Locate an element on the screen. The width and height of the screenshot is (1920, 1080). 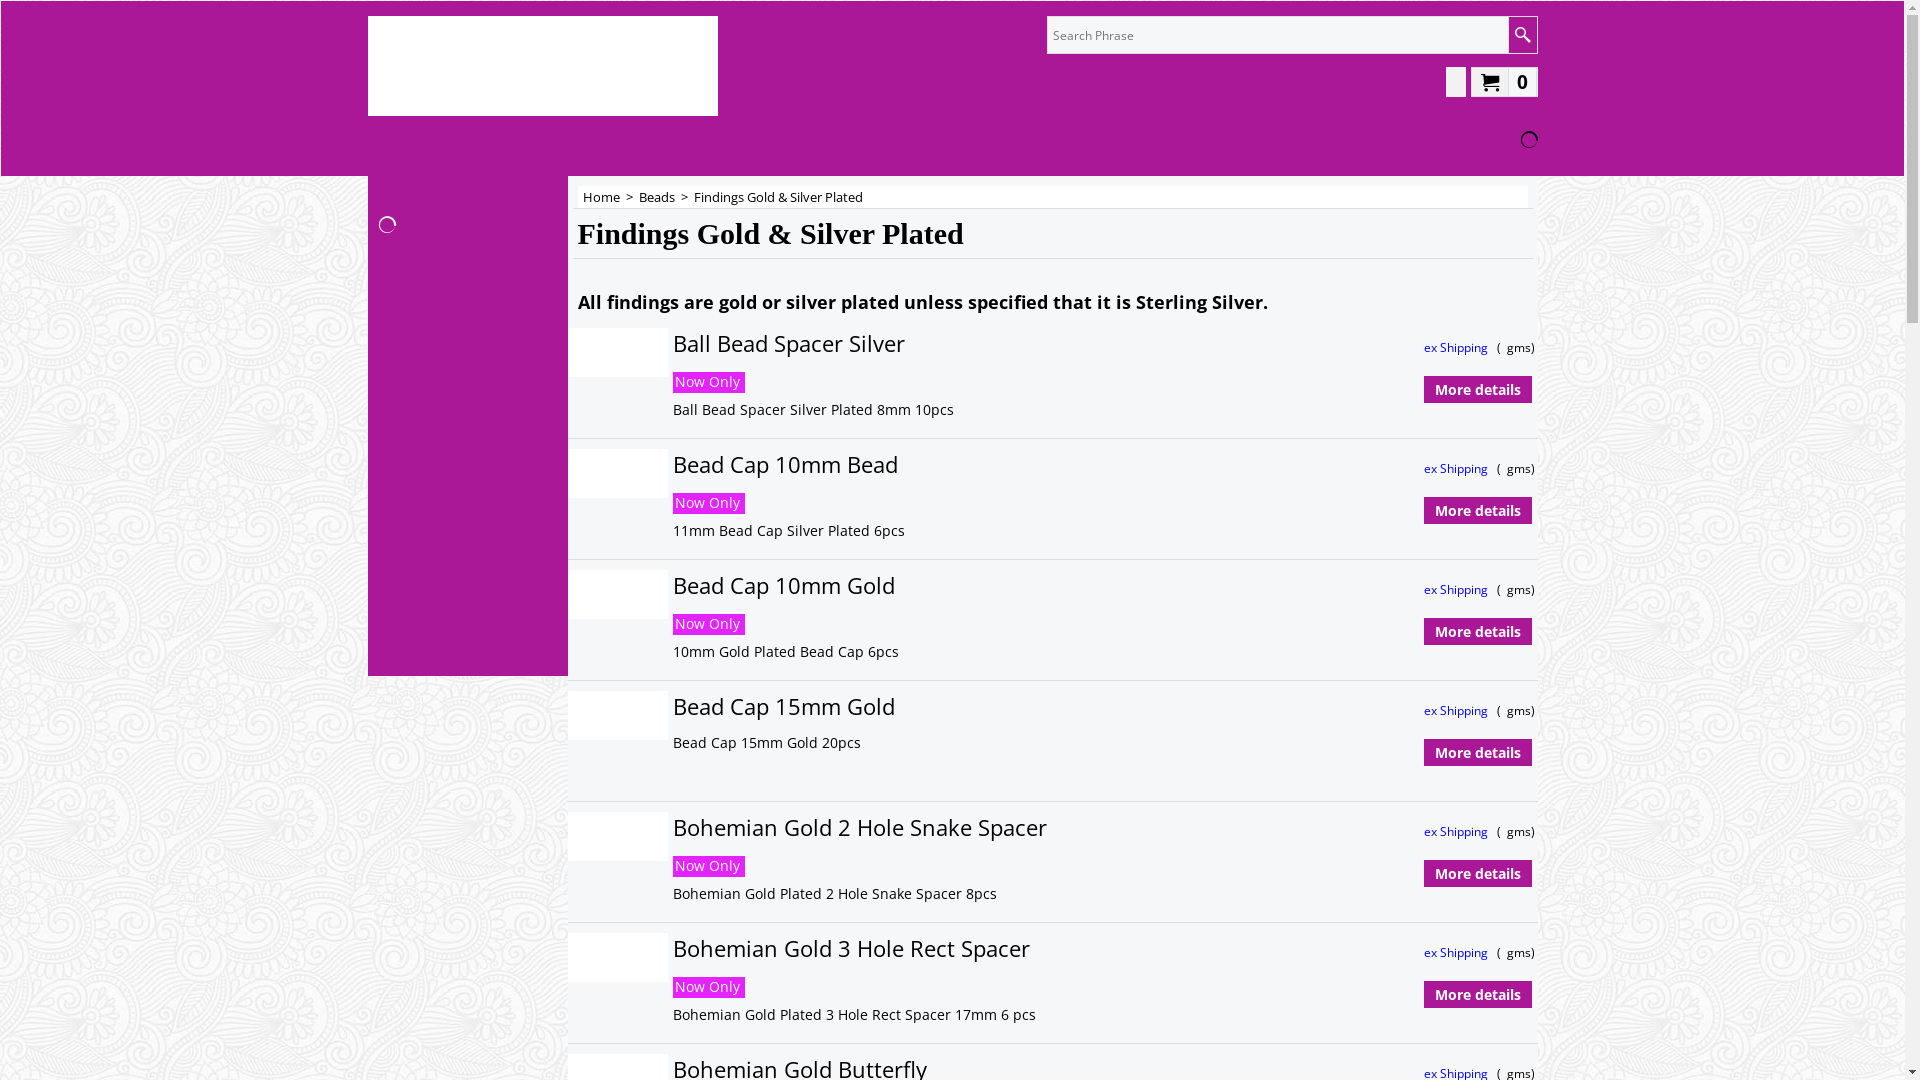
'ex Shipping' is located at coordinates (1423, 831).